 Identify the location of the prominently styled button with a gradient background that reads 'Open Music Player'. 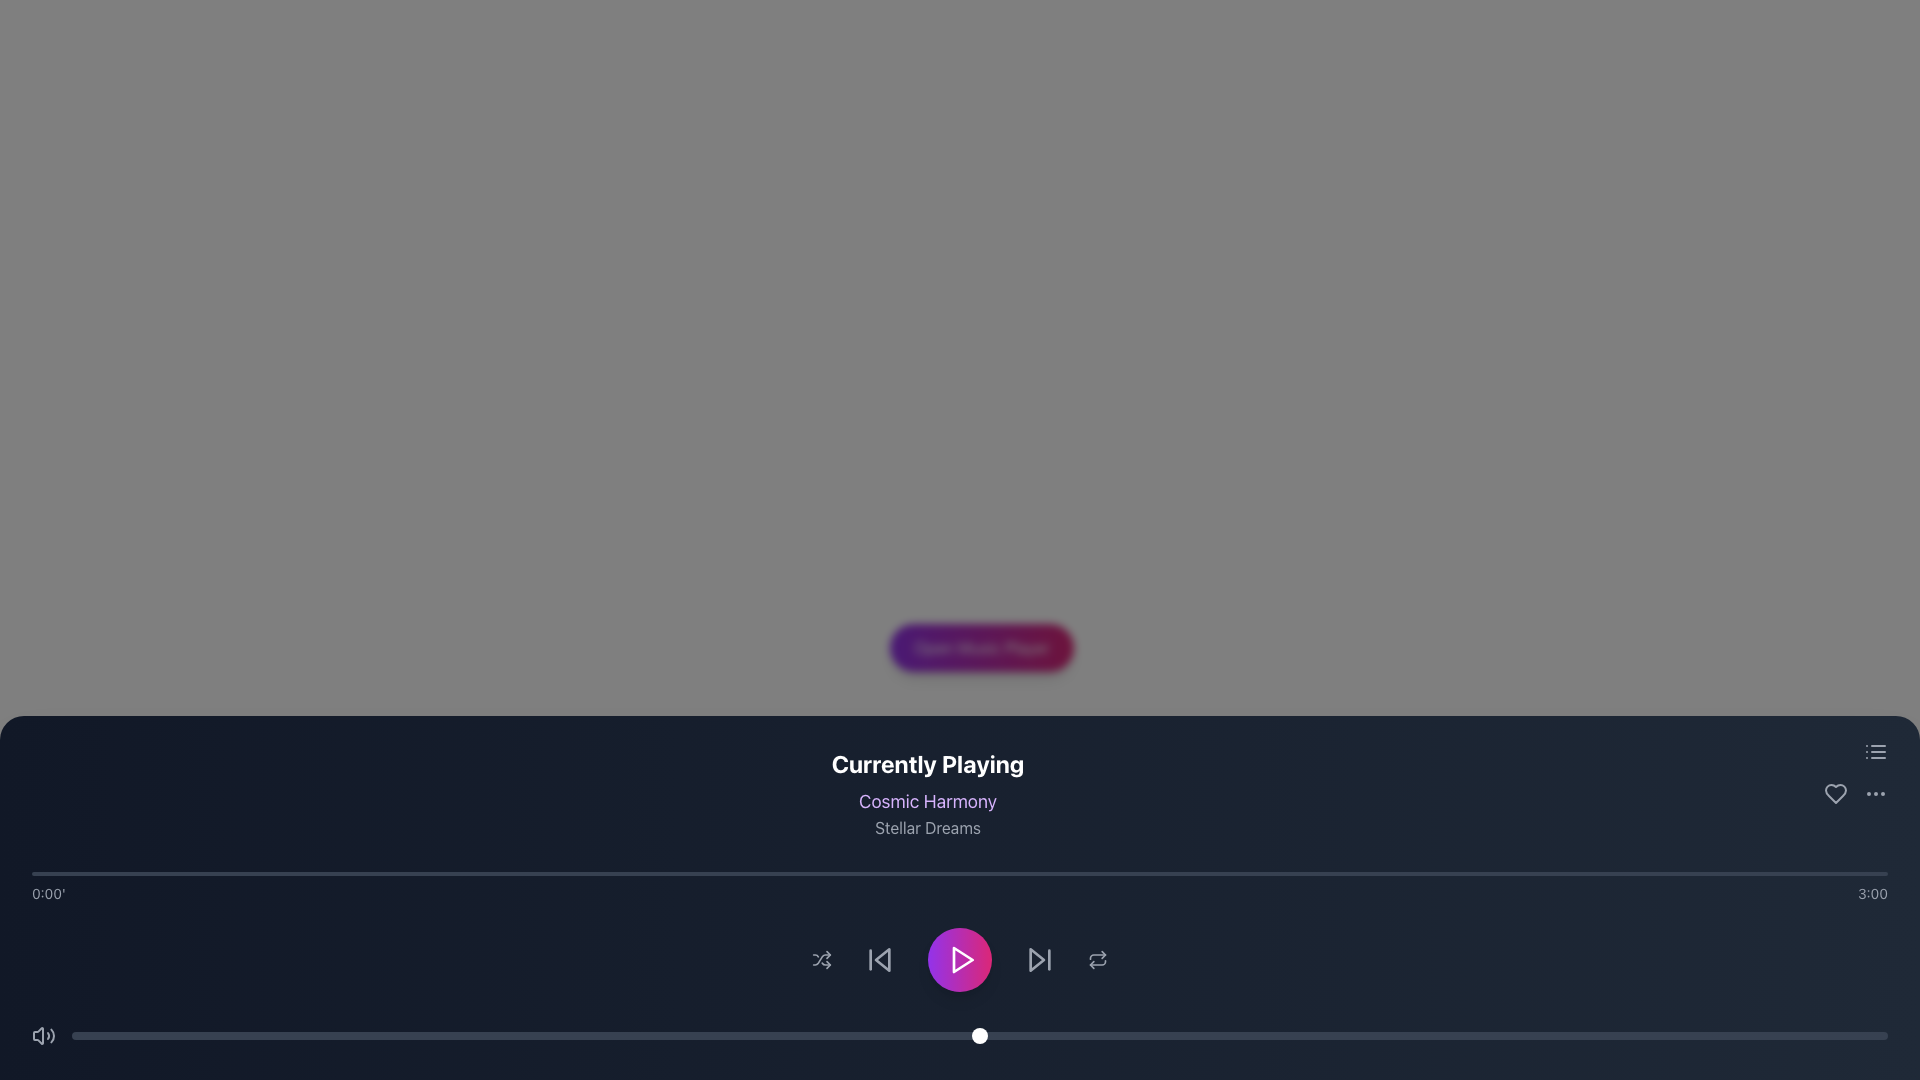
(982, 648).